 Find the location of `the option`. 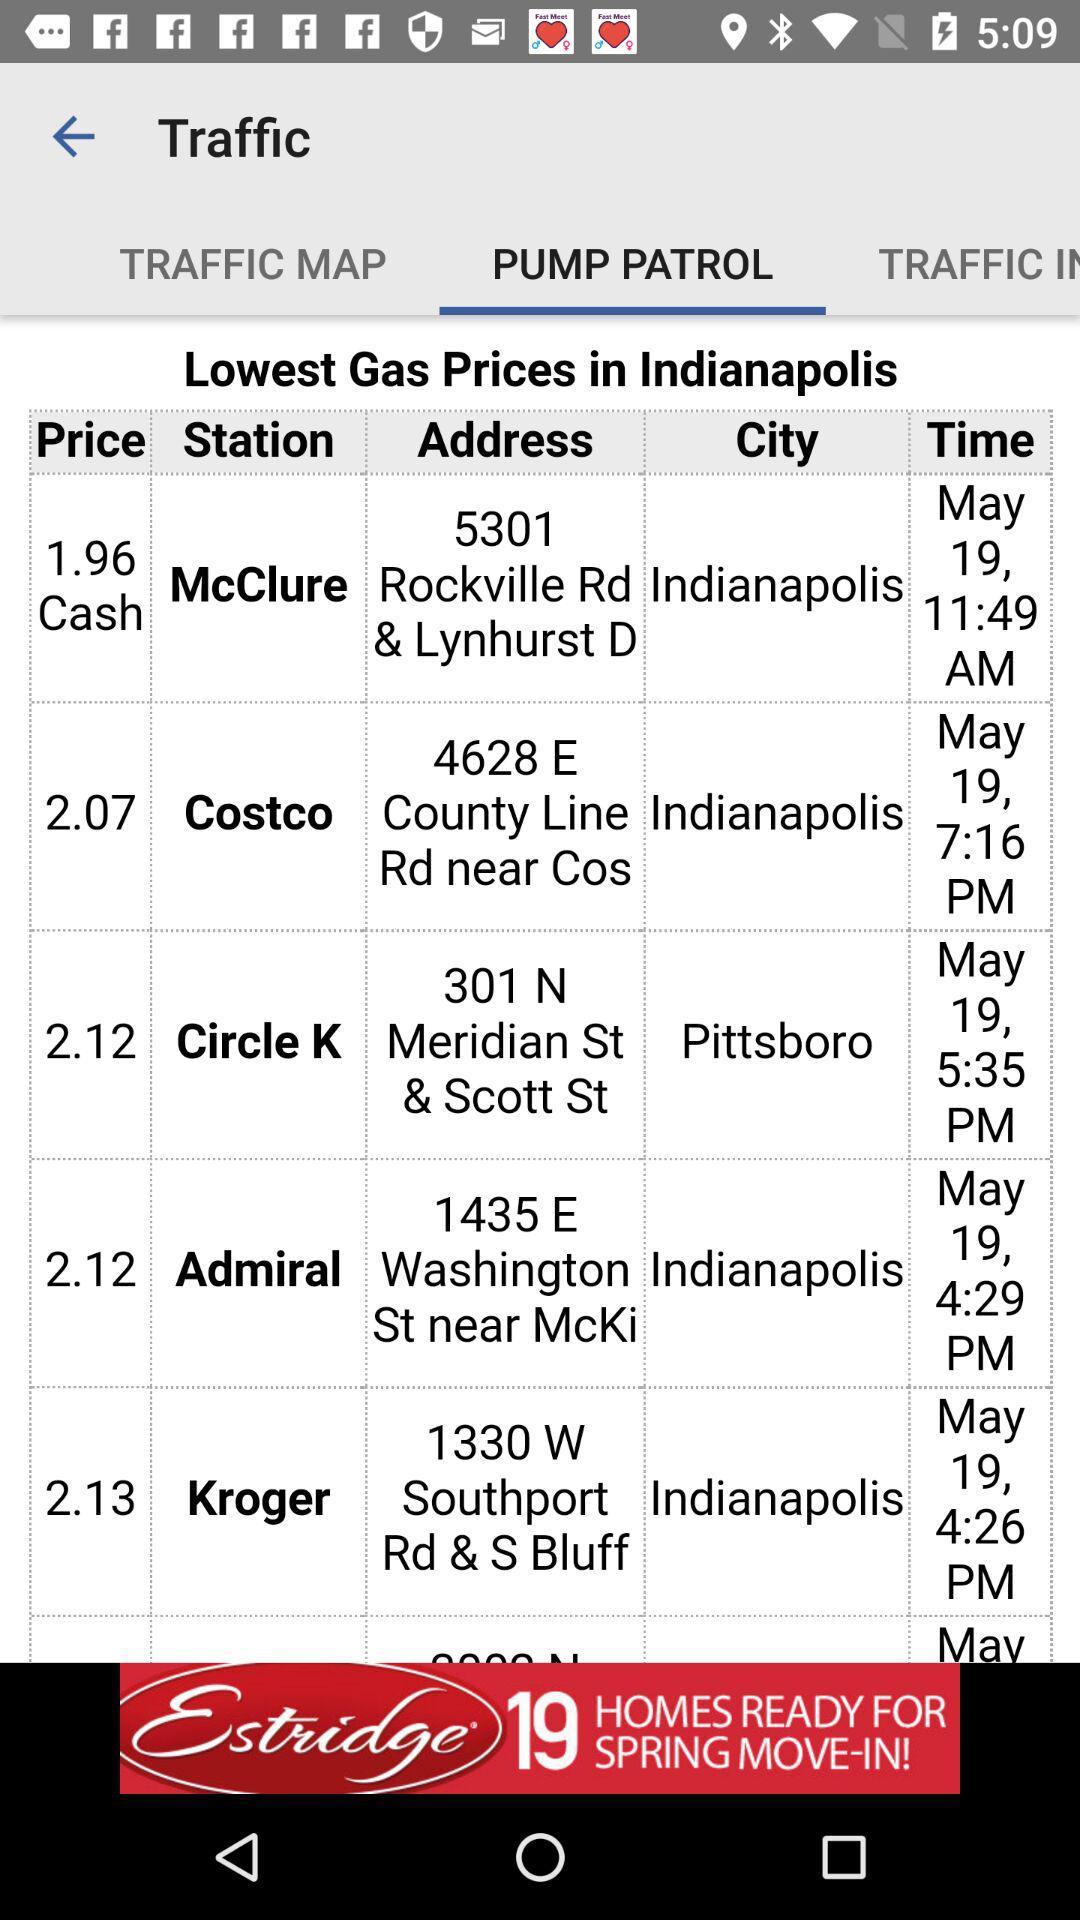

the option is located at coordinates (540, 1727).